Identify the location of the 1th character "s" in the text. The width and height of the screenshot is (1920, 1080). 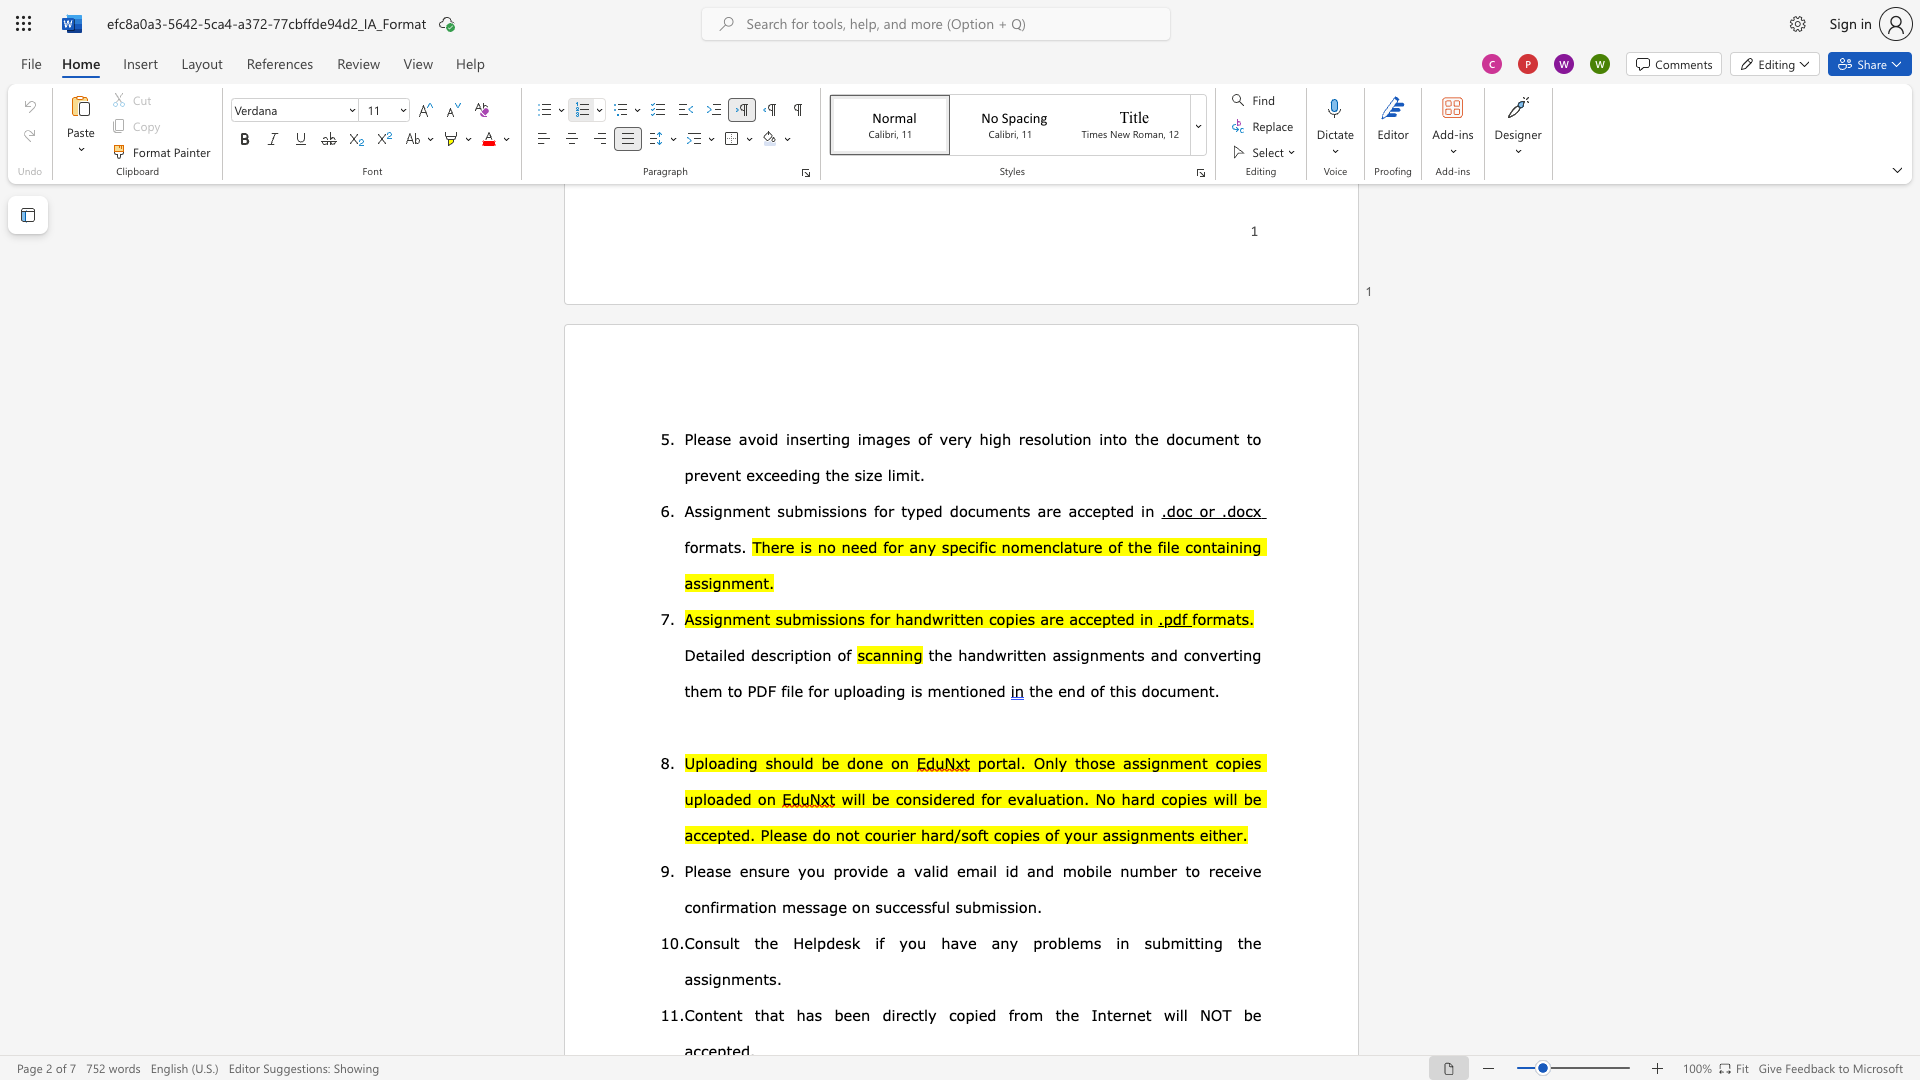
(771, 655).